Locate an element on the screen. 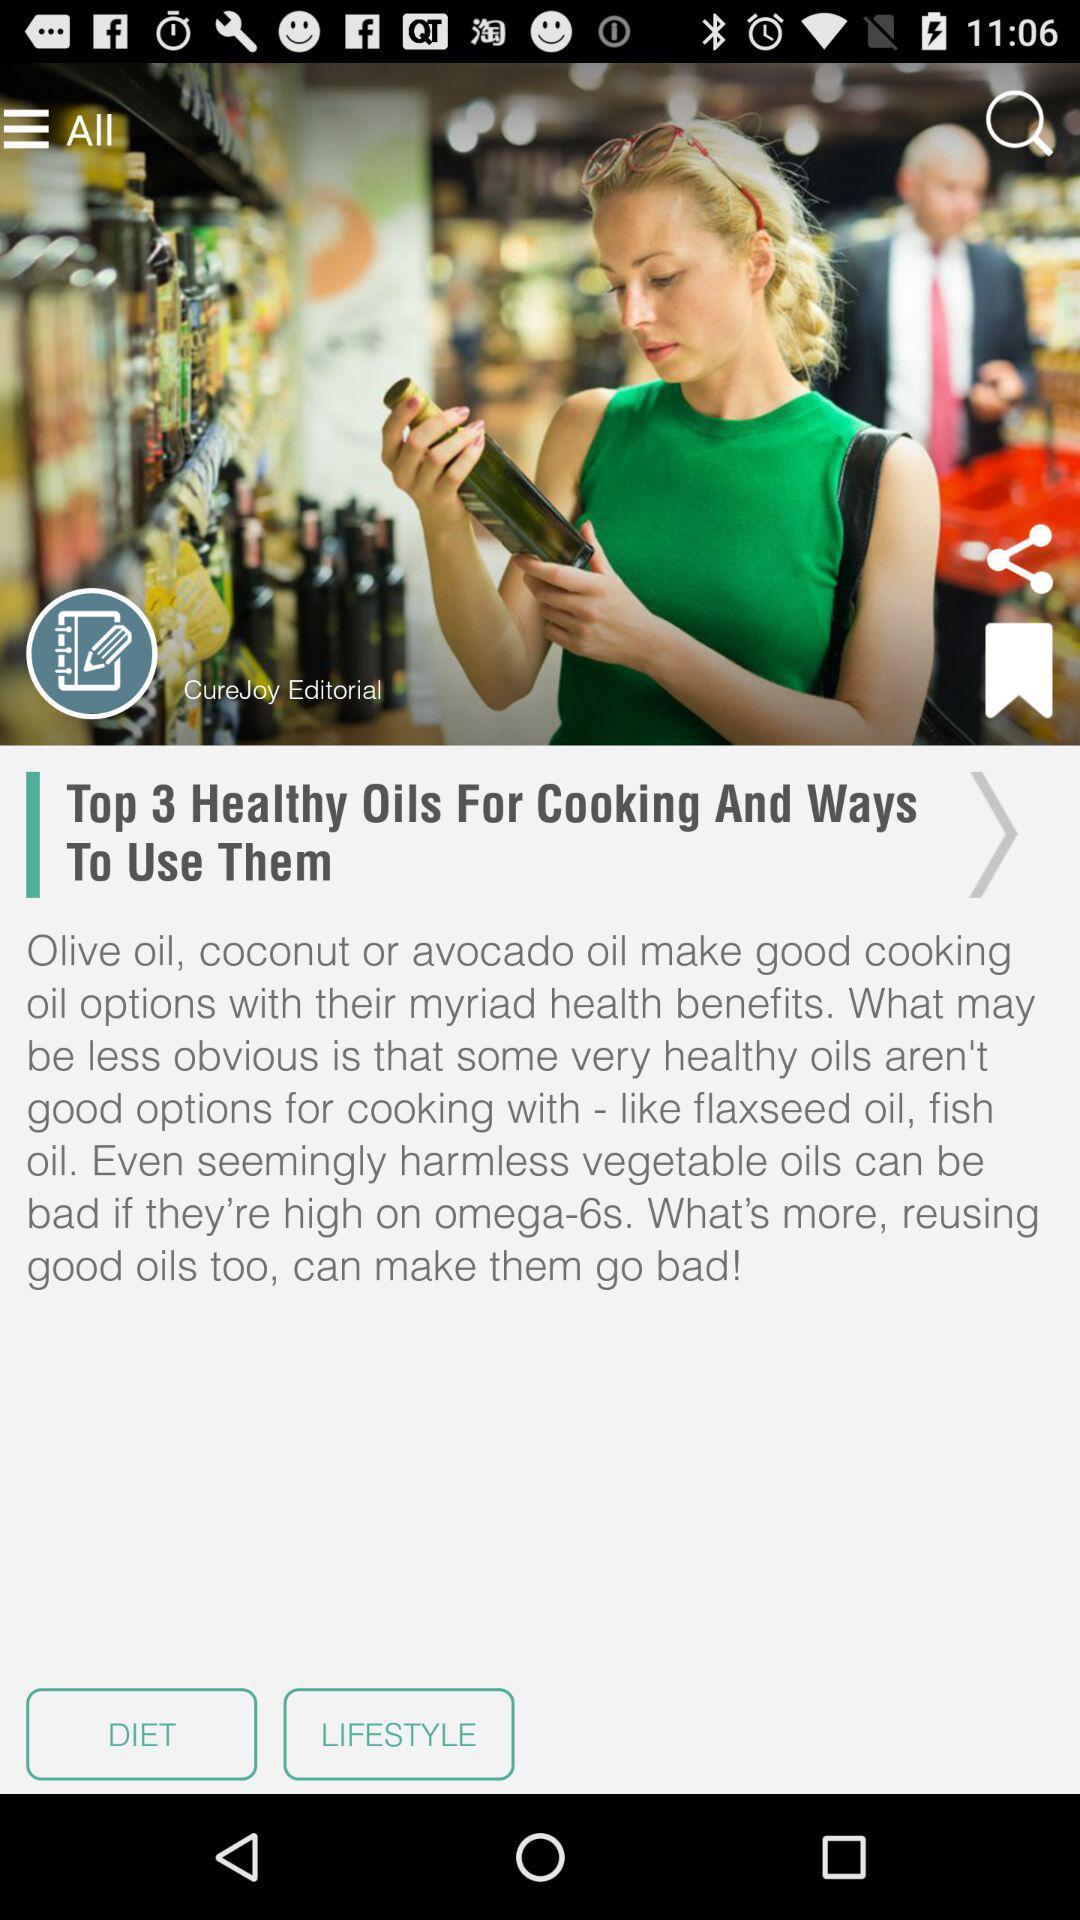 This screenshot has height=1920, width=1080. icon above the olive oil coconut icon is located at coordinates (987, 834).